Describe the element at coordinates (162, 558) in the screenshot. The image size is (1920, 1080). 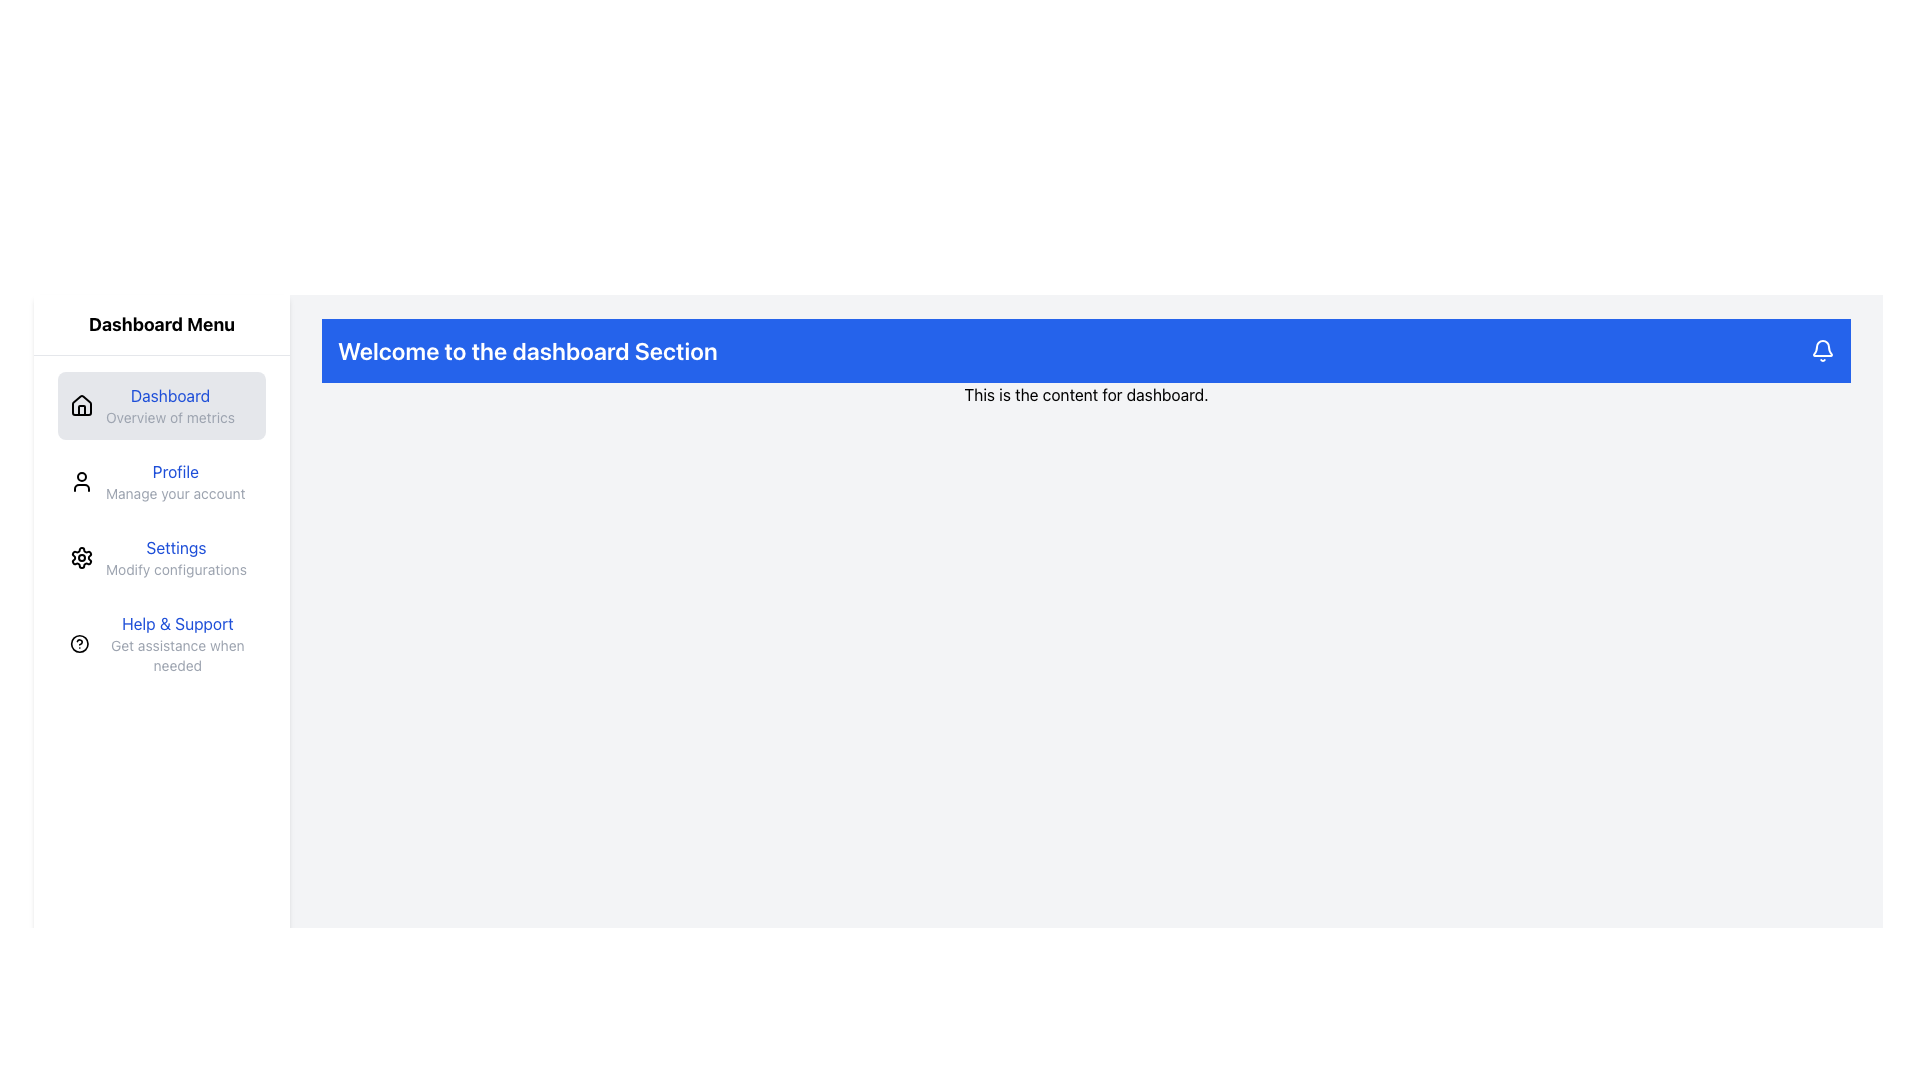
I see `the 'Settings' button in the sidebar menu` at that location.